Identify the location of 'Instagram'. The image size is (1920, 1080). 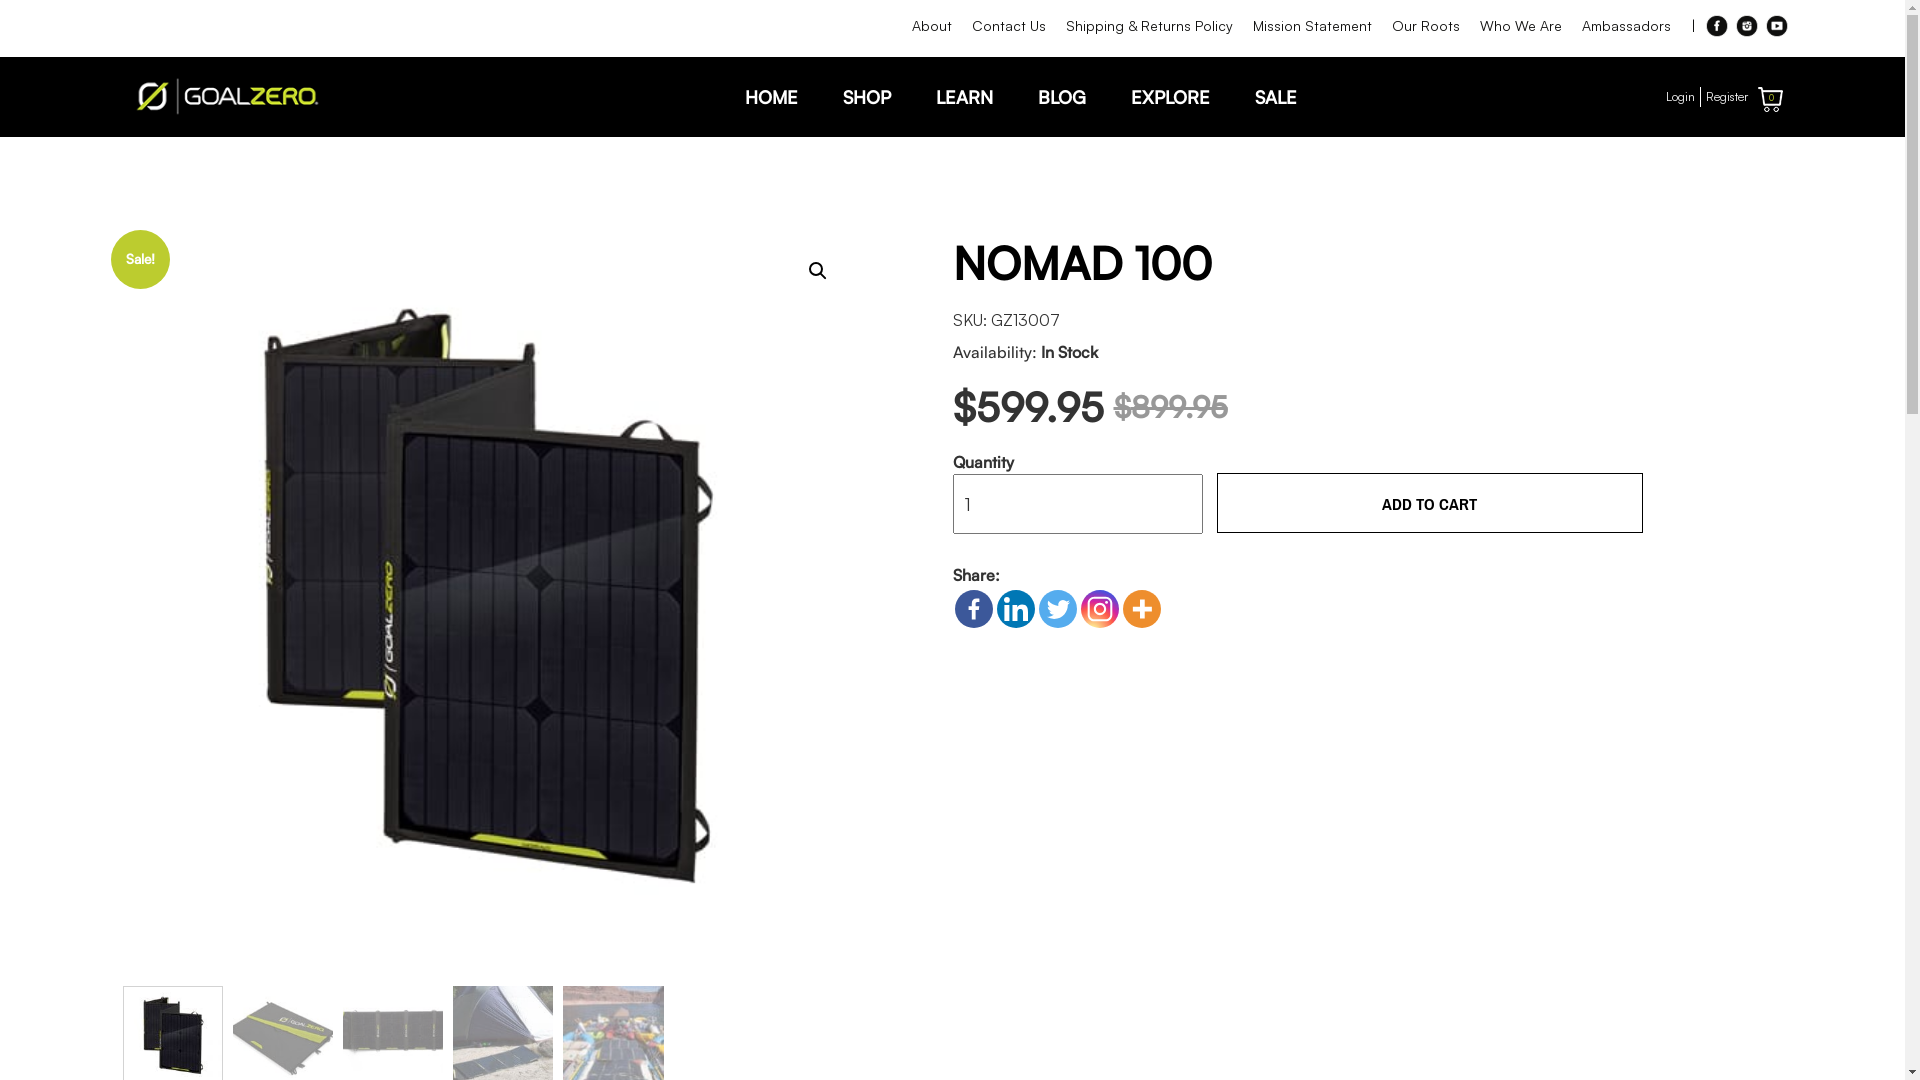
(1746, 26).